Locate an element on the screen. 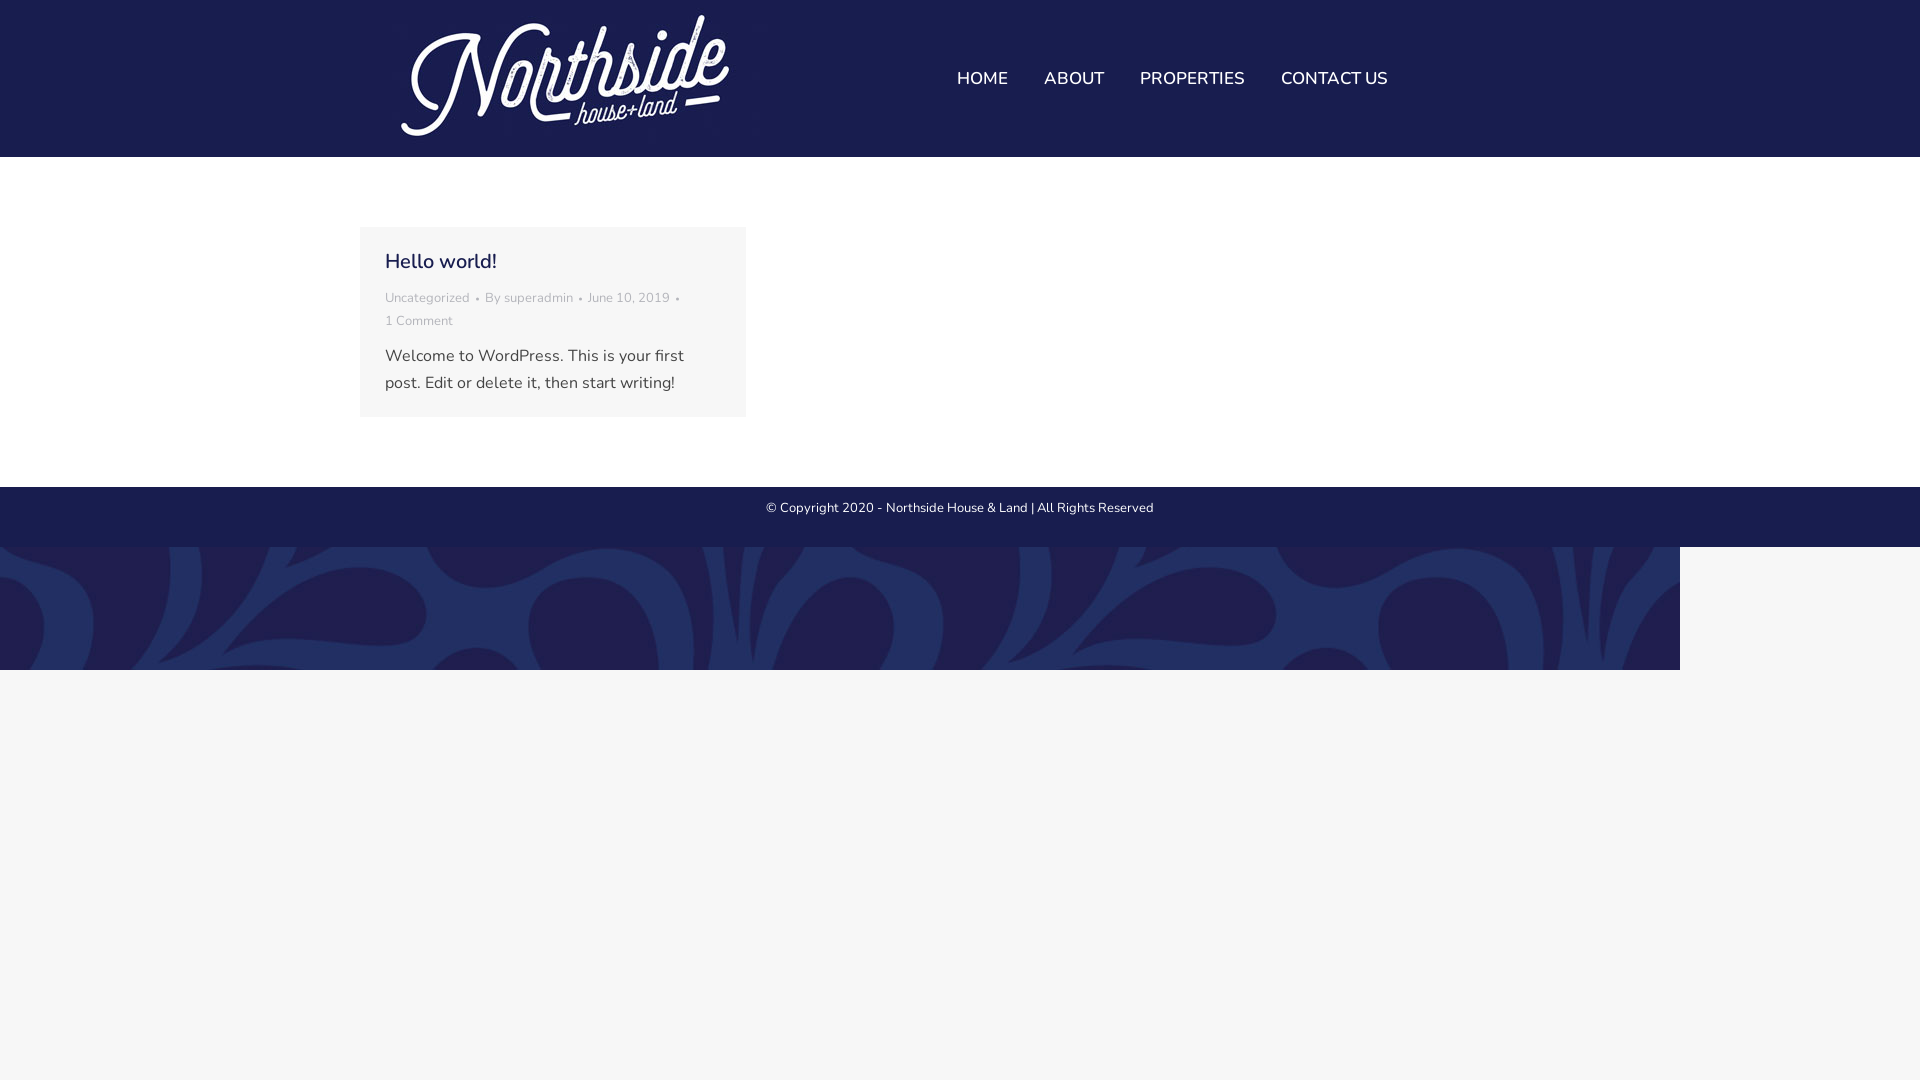  'CONTACT US' is located at coordinates (1334, 77).